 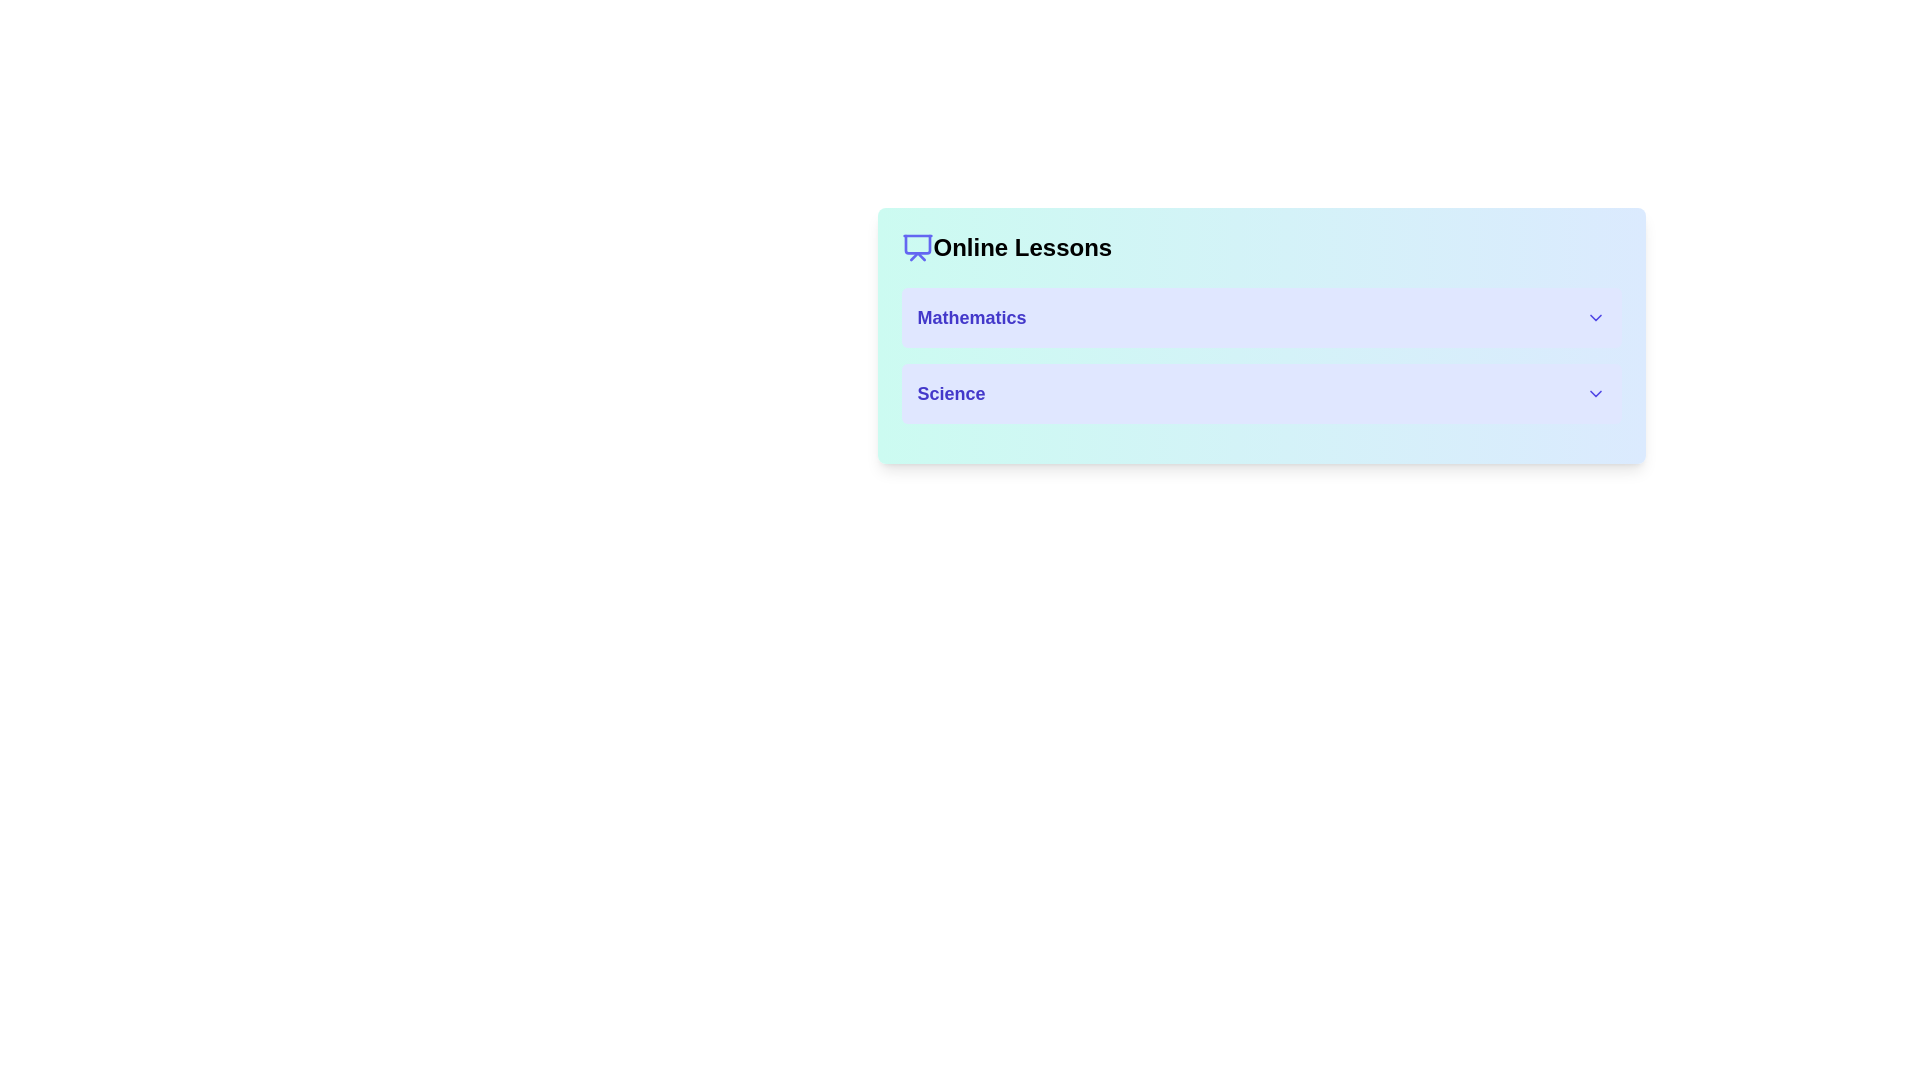 What do you see at coordinates (972, 316) in the screenshot?
I see `text label displaying 'Mathematics', which is styled with a bold indigo font and is part of a vertical list of items` at bounding box center [972, 316].